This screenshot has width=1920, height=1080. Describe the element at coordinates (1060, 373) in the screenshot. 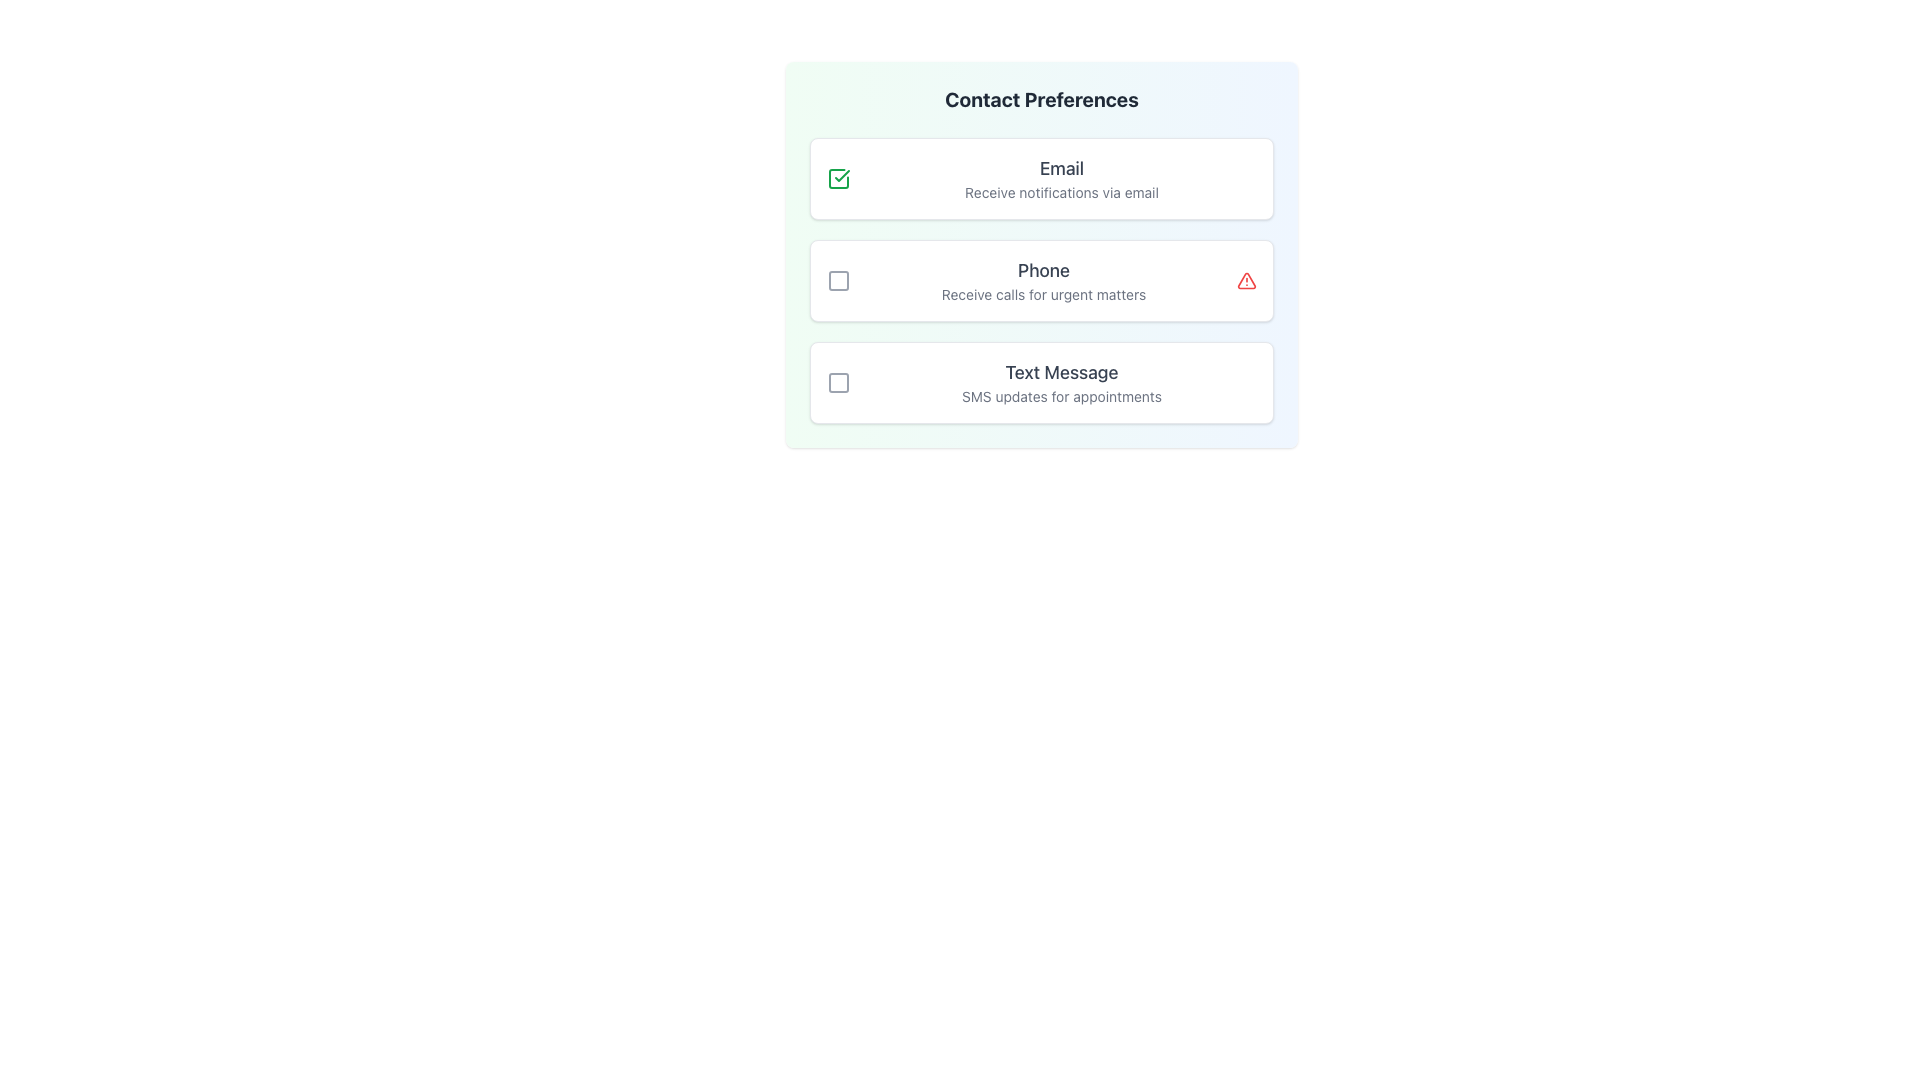

I see `the Text Label that serves as the header for the 'Text Message' option in the 'Contact Preferences' section, located beneath the checkbox` at that location.